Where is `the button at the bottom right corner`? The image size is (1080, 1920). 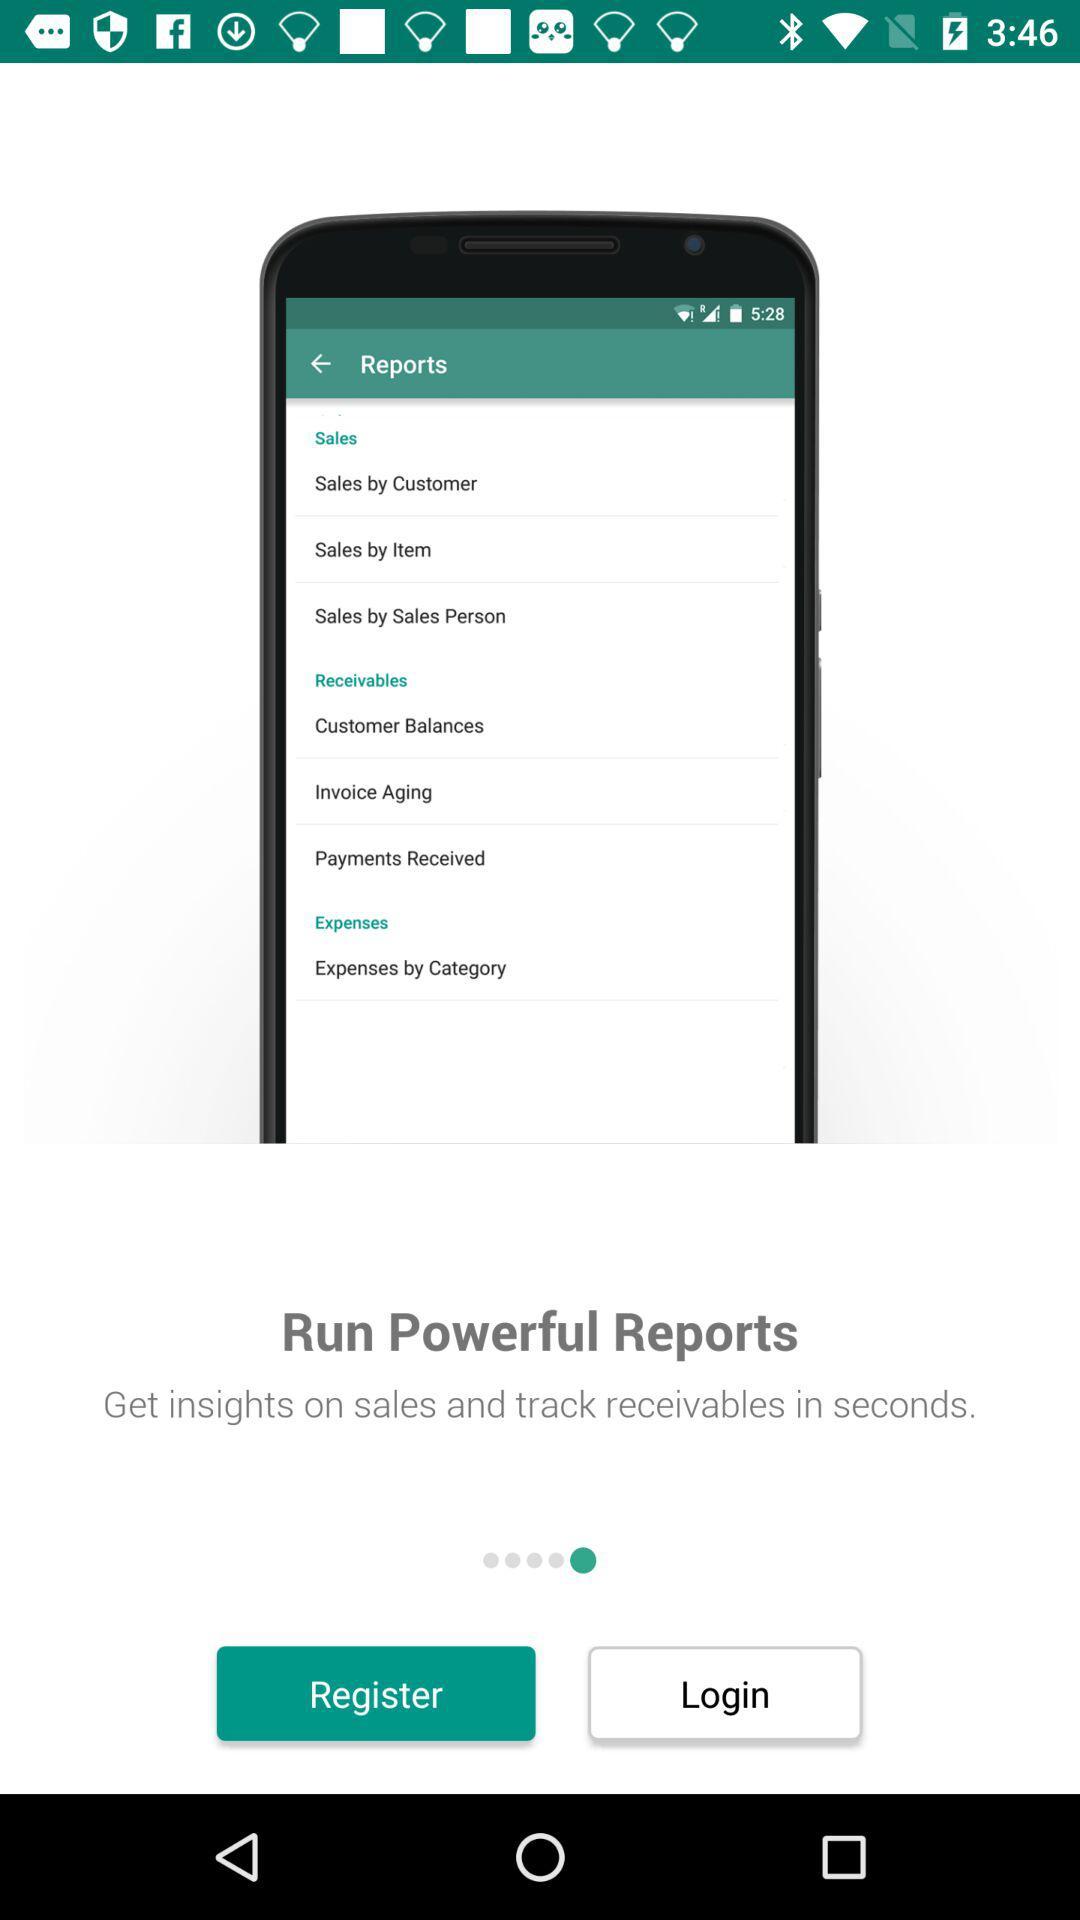 the button at the bottom right corner is located at coordinates (725, 1692).